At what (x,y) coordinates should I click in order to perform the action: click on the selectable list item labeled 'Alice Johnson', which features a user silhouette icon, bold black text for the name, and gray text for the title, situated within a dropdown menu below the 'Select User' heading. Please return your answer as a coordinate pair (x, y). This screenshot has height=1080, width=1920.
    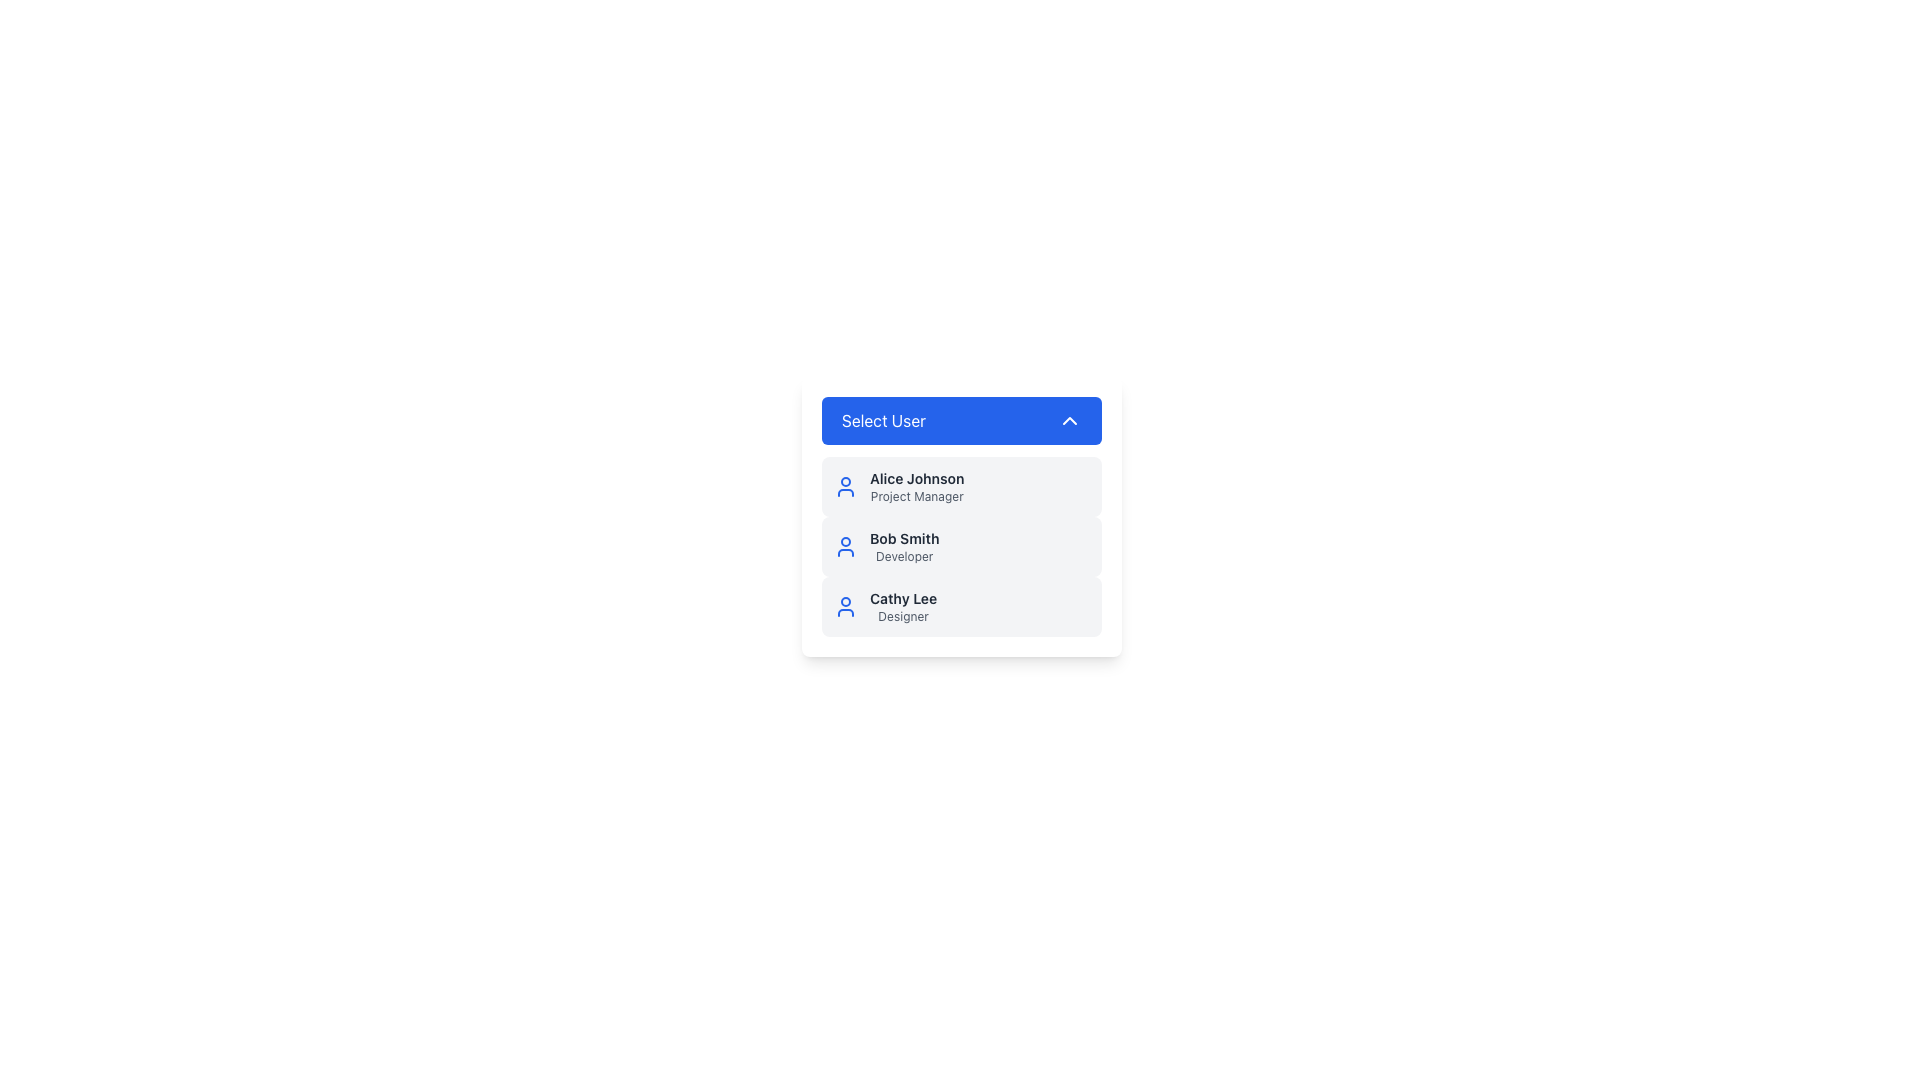
    Looking at the image, I should click on (961, 486).